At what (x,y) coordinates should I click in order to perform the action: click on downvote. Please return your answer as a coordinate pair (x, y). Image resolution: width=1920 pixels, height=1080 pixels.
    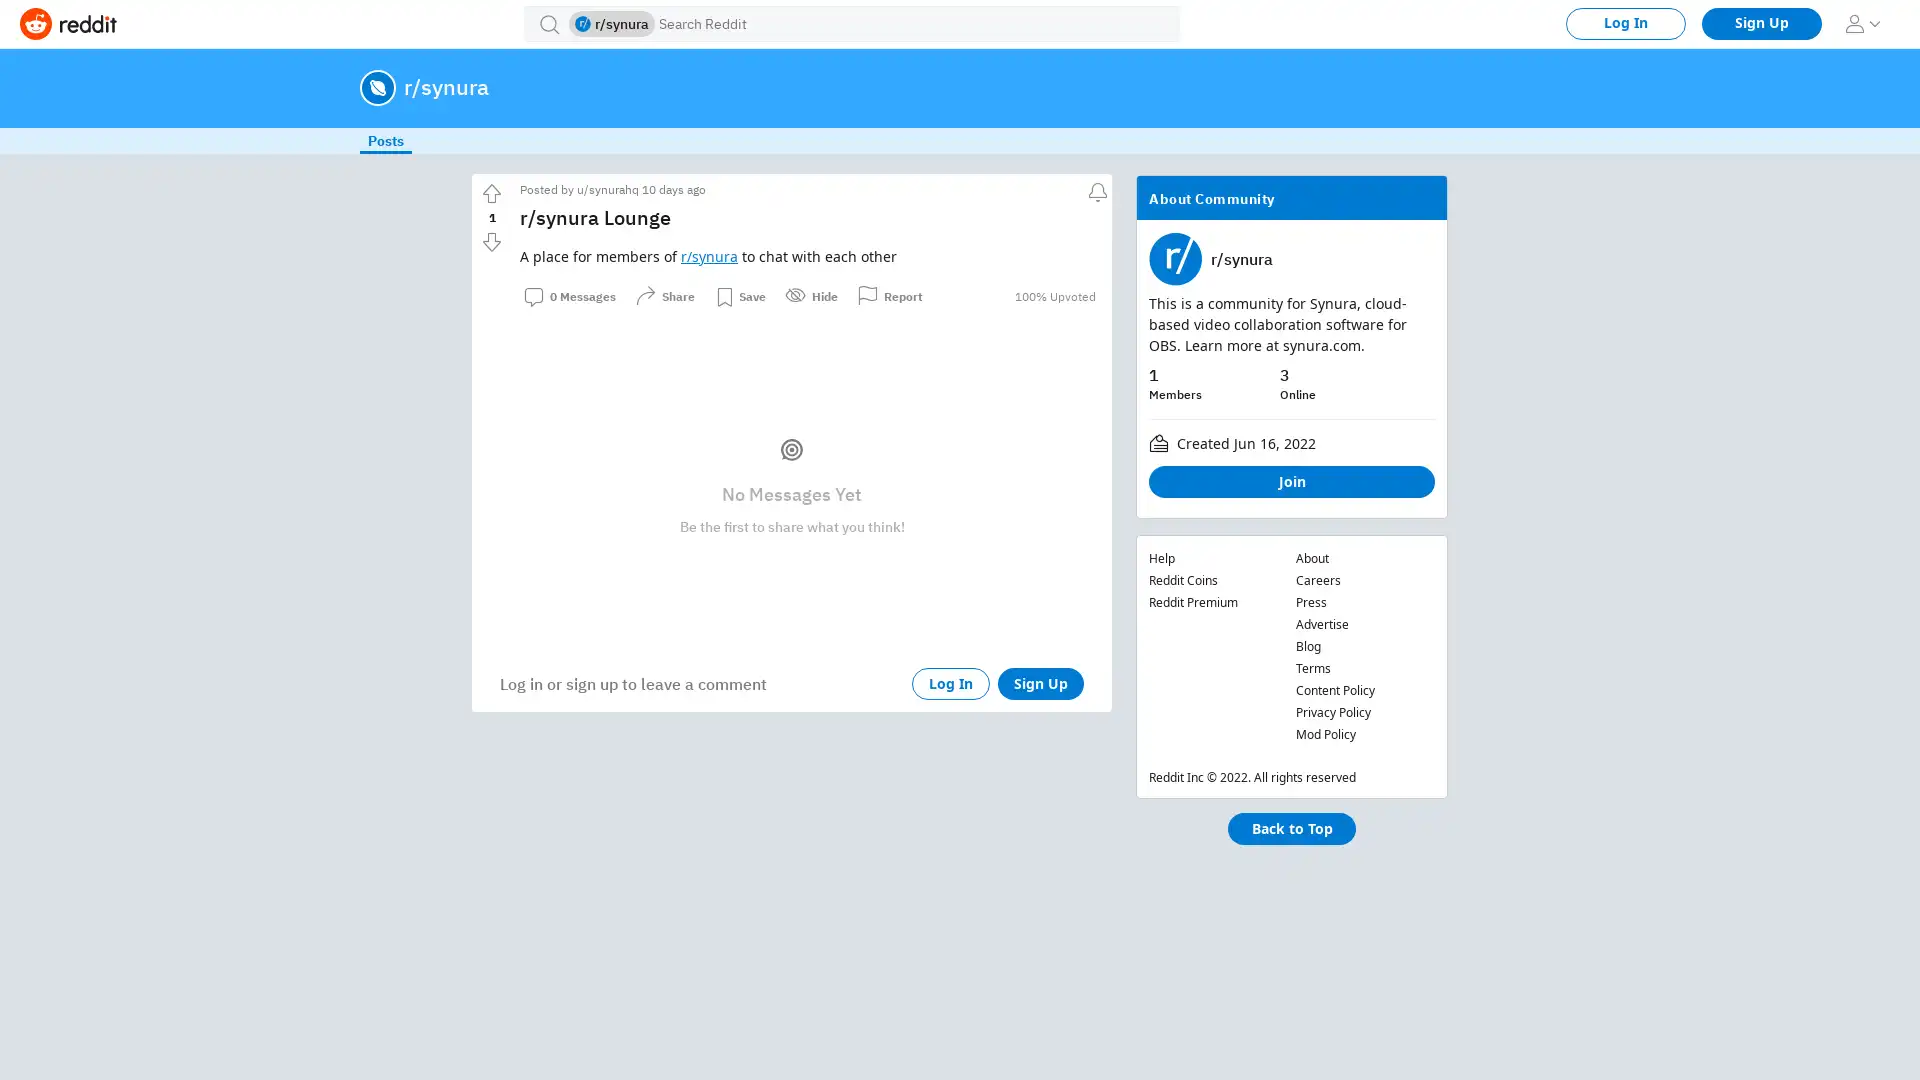
    Looking at the image, I should click on (491, 241).